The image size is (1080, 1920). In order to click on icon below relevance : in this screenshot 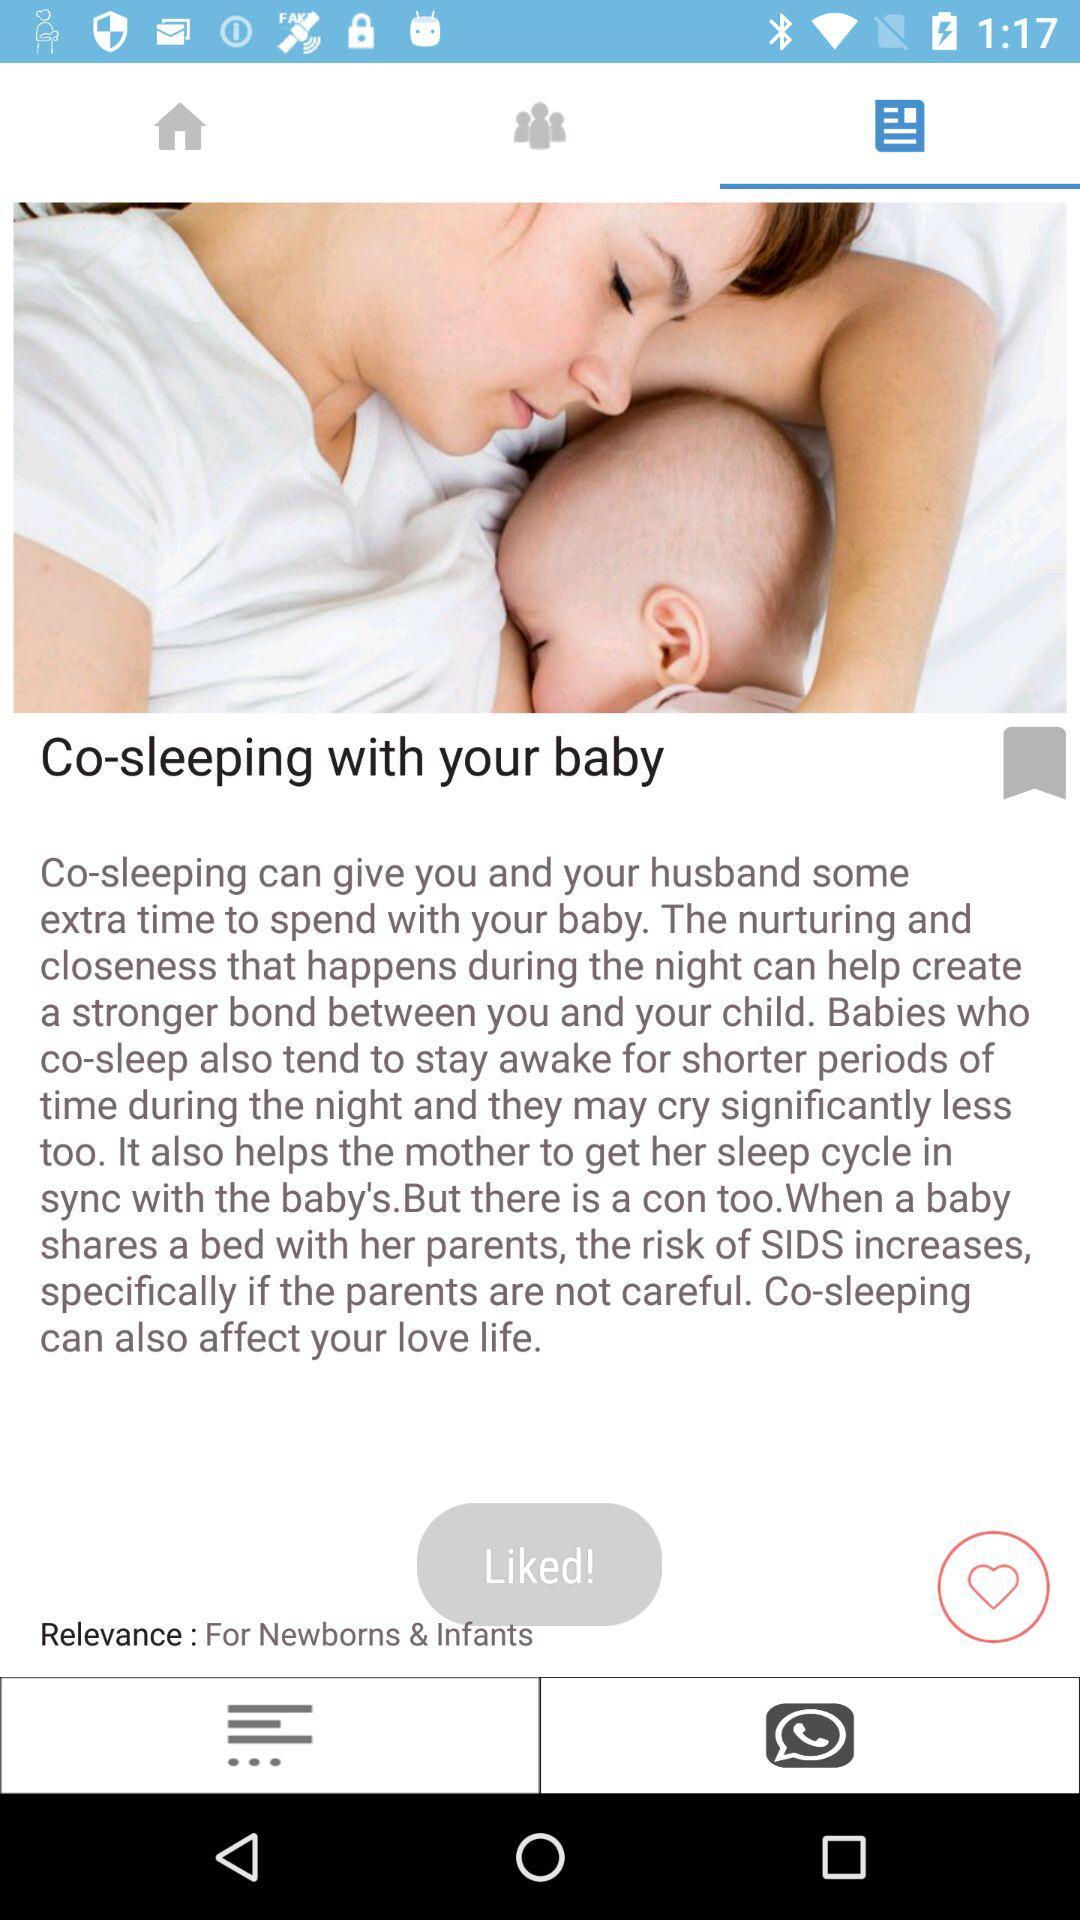, I will do `click(270, 1734)`.